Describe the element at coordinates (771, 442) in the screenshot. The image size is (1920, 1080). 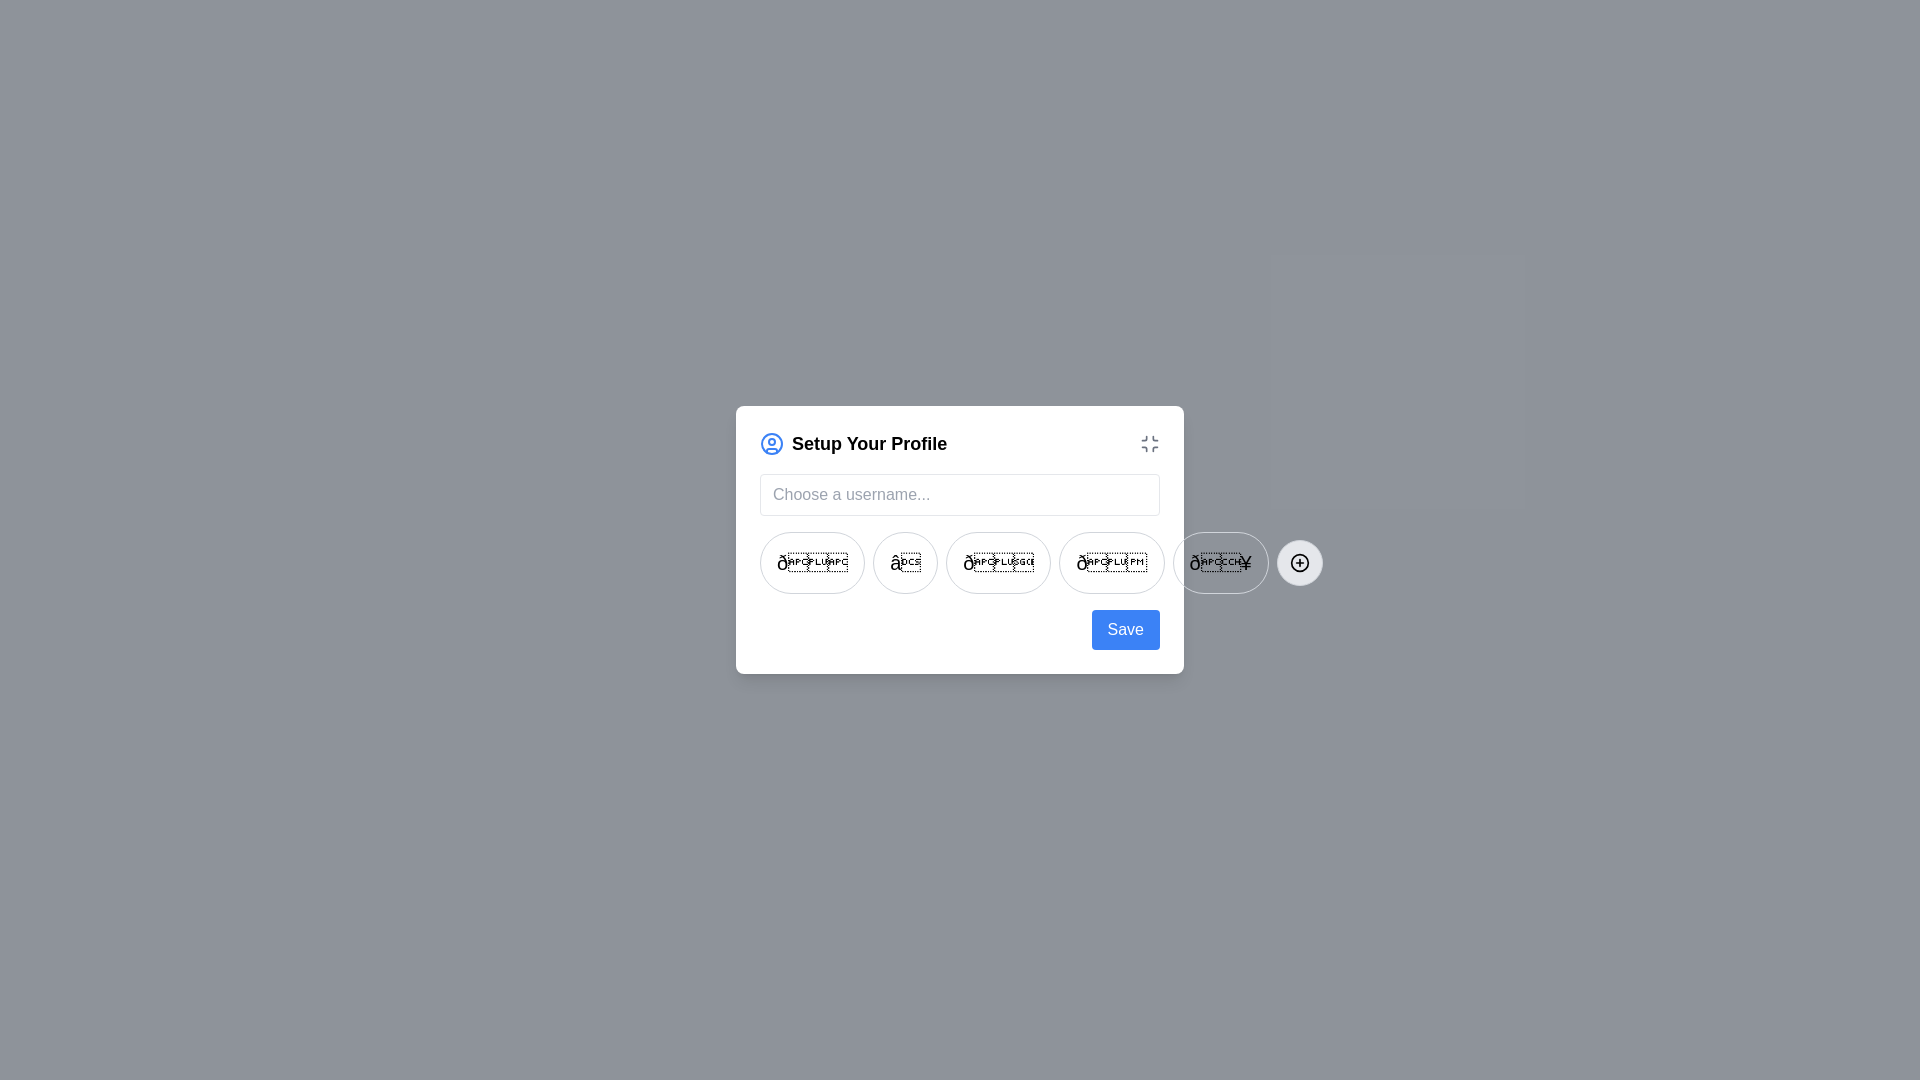
I see `the user profile icon, which is a blue circle containing a simplistic outline of a person, located in the top-left corner of the 'Setup Your Profile' dialog box header` at that location.